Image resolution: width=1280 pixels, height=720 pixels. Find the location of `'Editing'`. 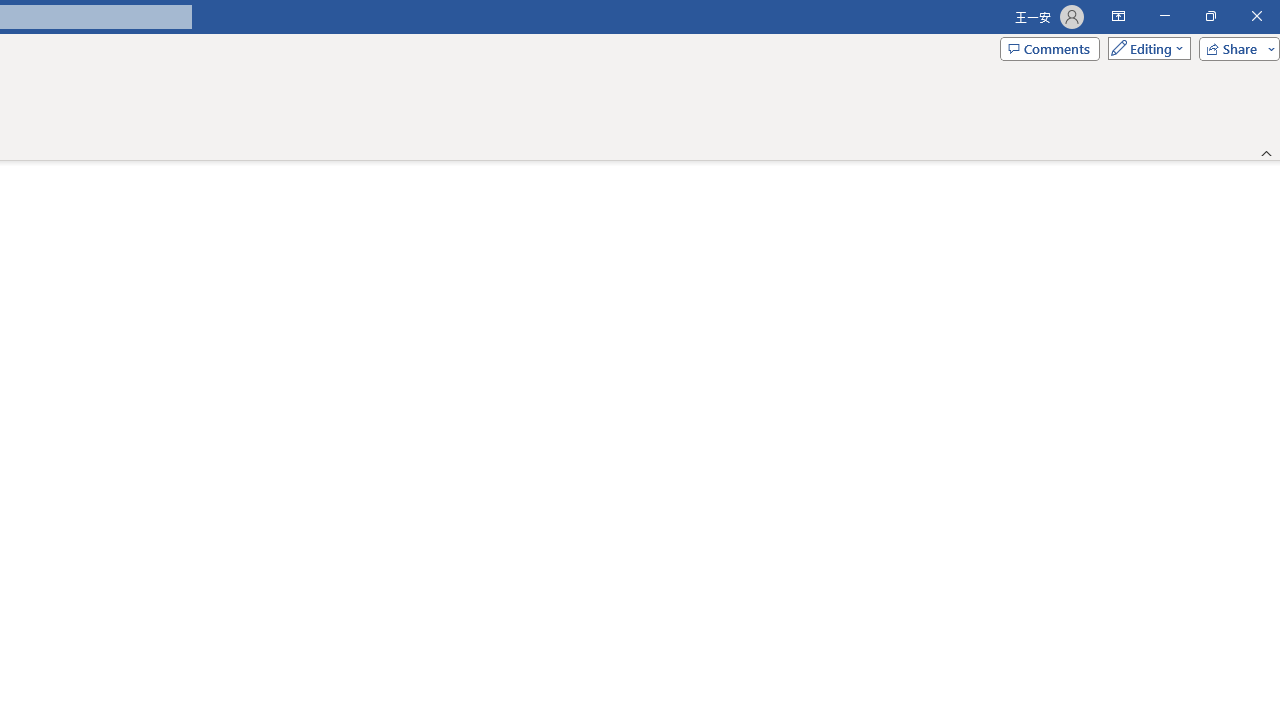

'Editing' is located at coordinates (1144, 47).